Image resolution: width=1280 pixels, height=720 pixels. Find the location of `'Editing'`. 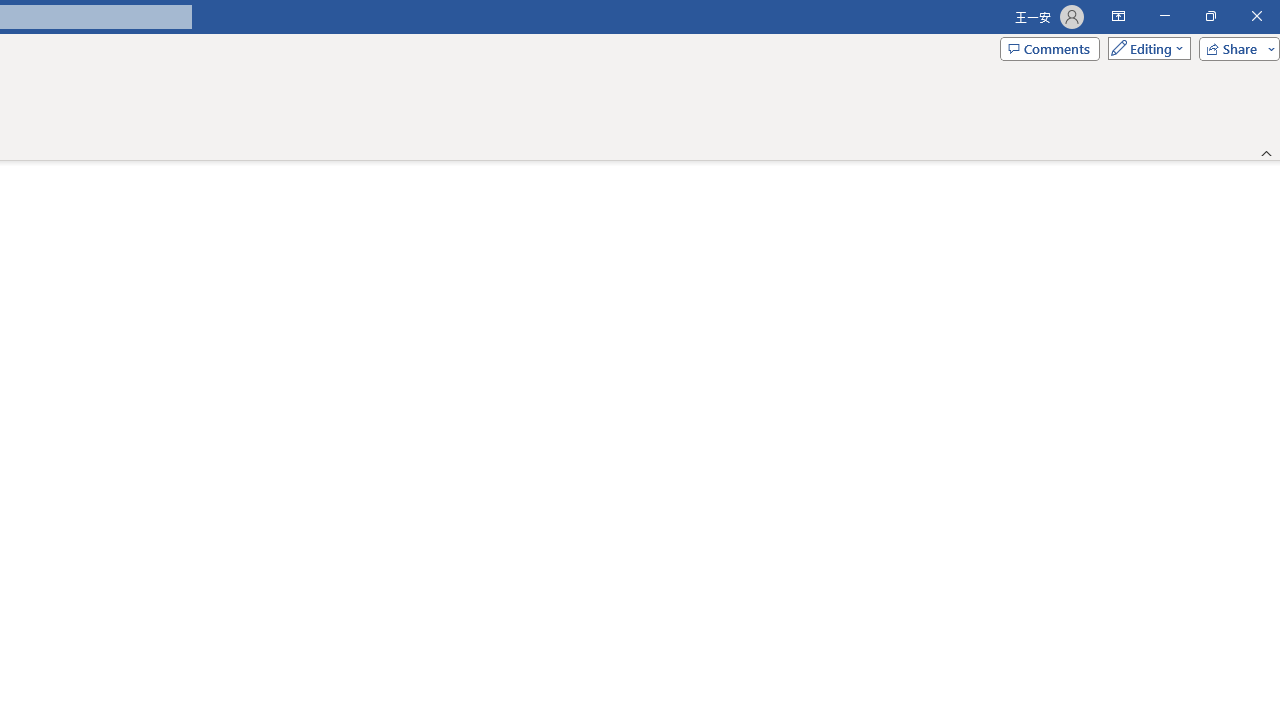

'Editing' is located at coordinates (1144, 47).